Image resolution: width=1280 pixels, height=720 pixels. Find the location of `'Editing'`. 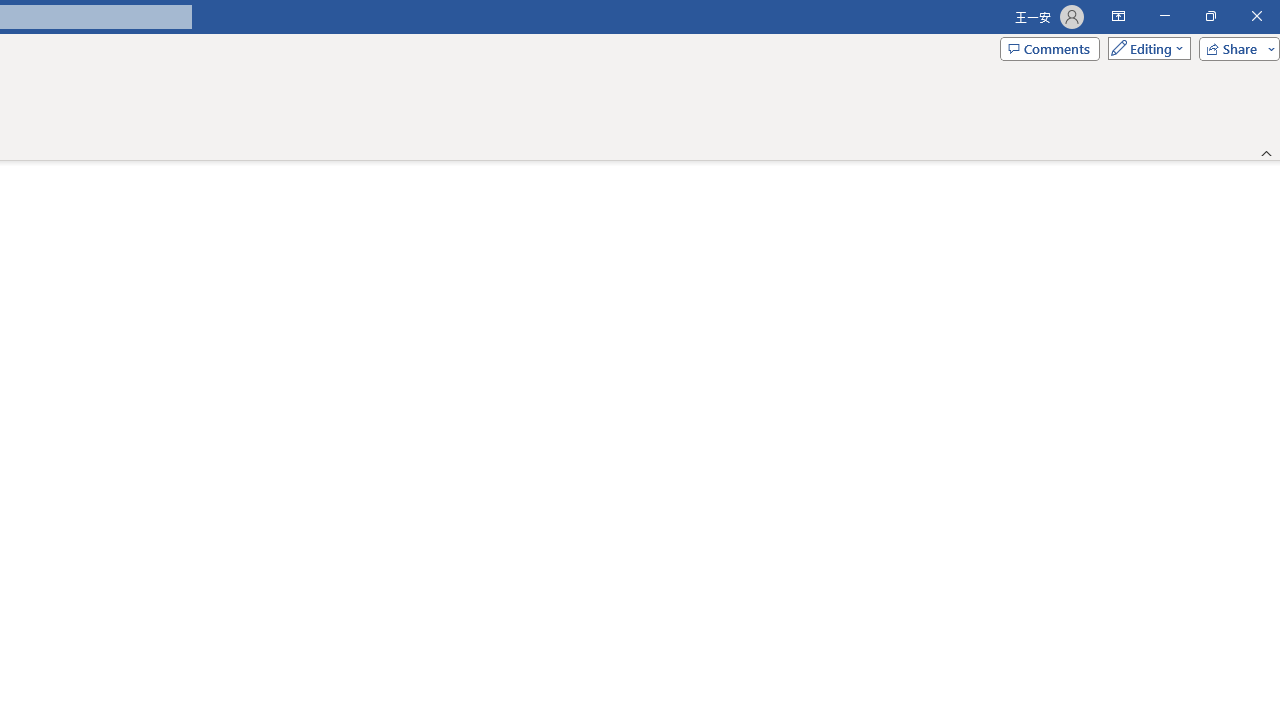

'Editing' is located at coordinates (1144, 47).